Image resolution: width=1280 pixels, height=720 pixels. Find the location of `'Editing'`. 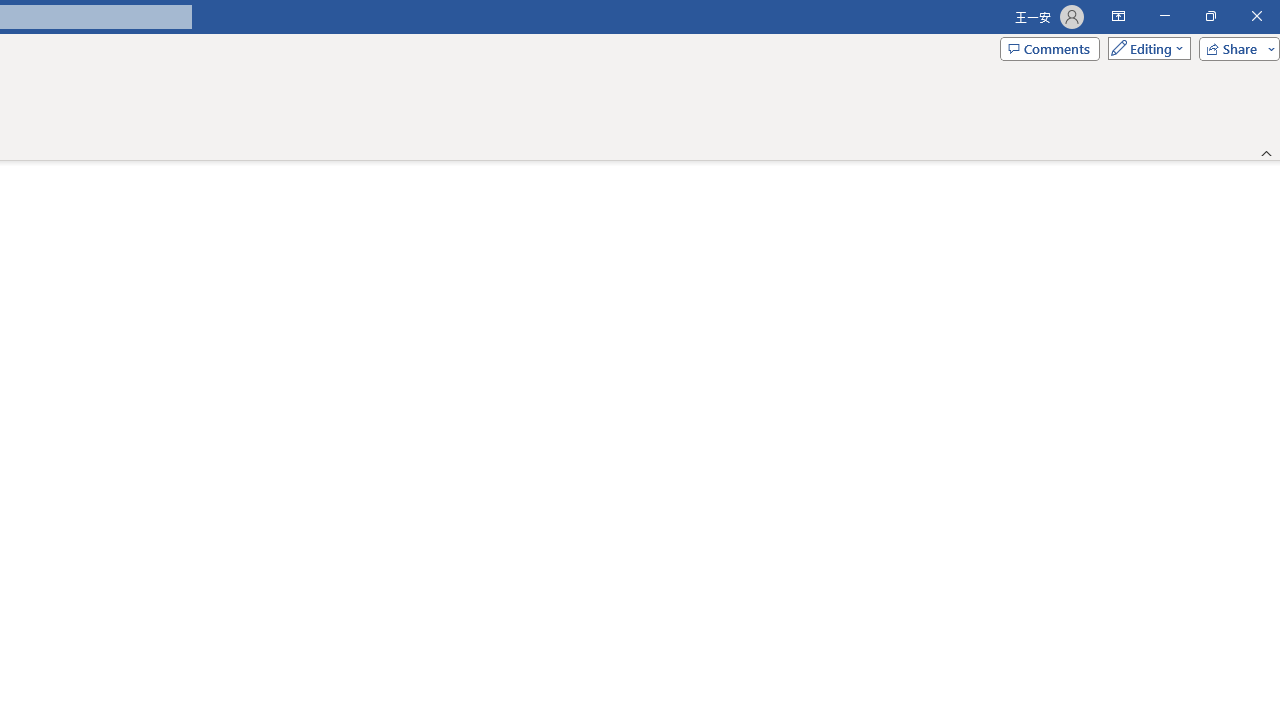

'Editing' is located at coordinates (1144, 47).